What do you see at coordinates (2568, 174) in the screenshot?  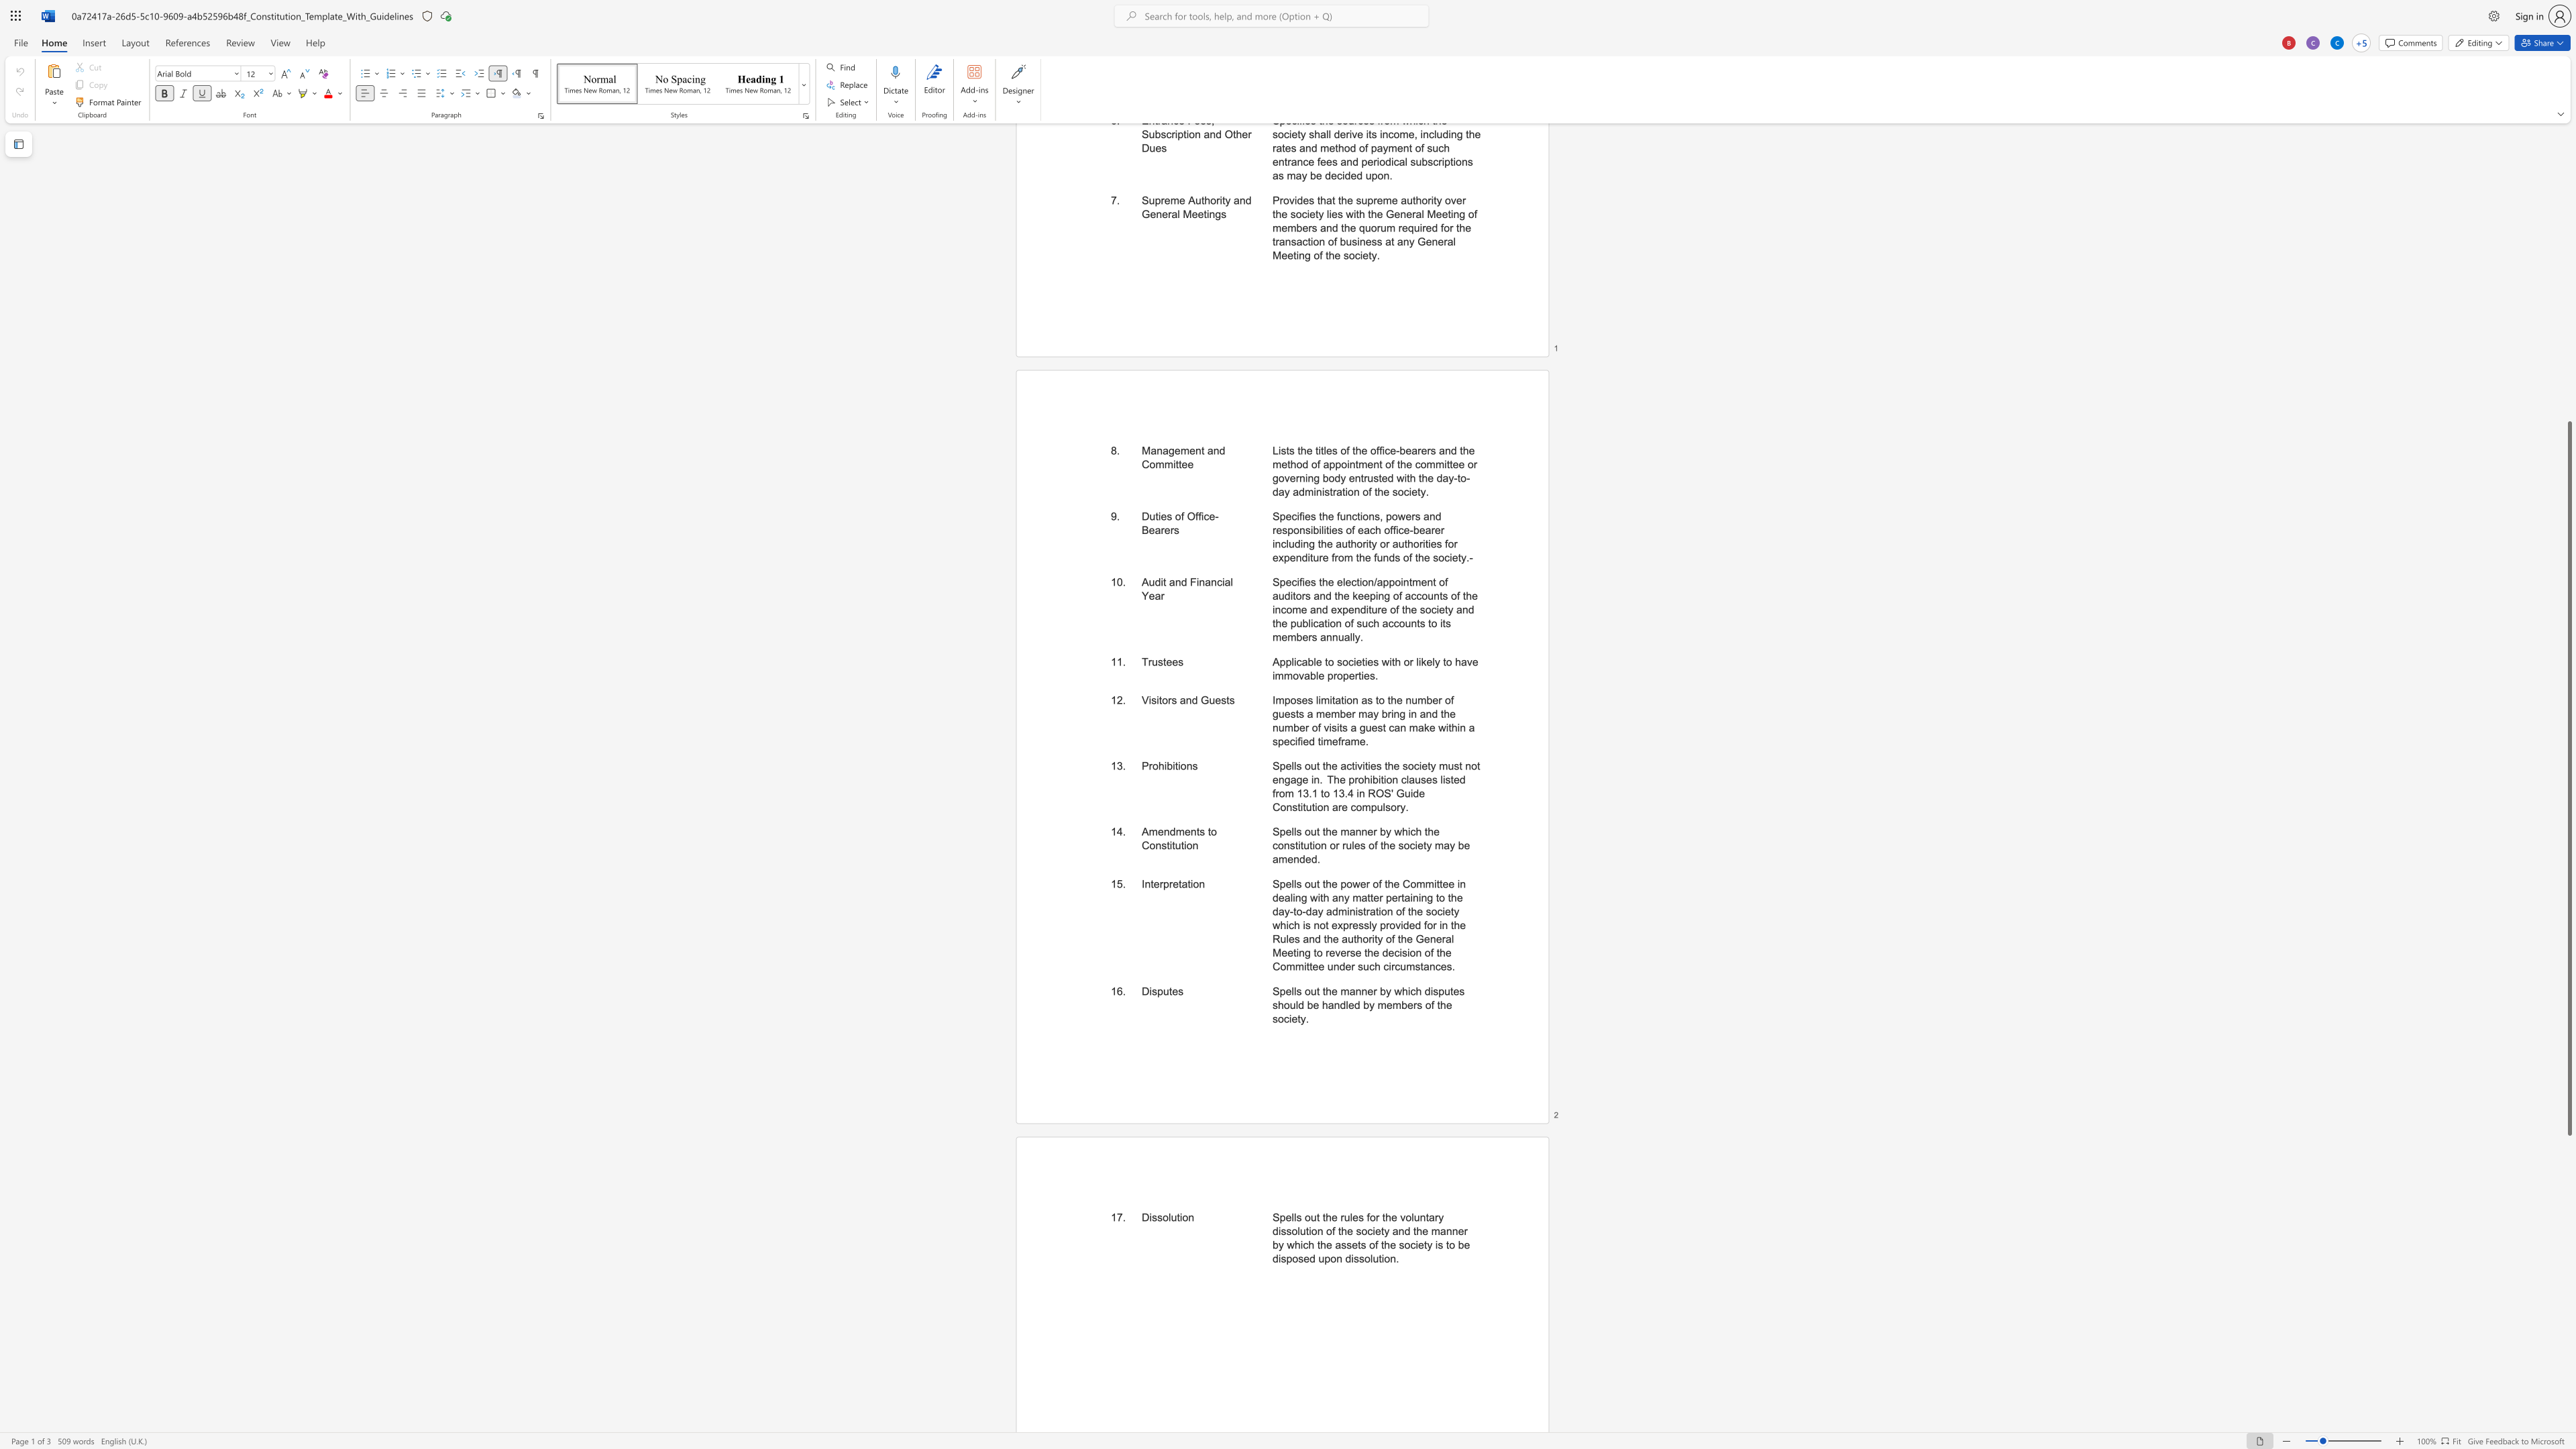 I see `the scrollbar` at bounding box center [2568, 174].